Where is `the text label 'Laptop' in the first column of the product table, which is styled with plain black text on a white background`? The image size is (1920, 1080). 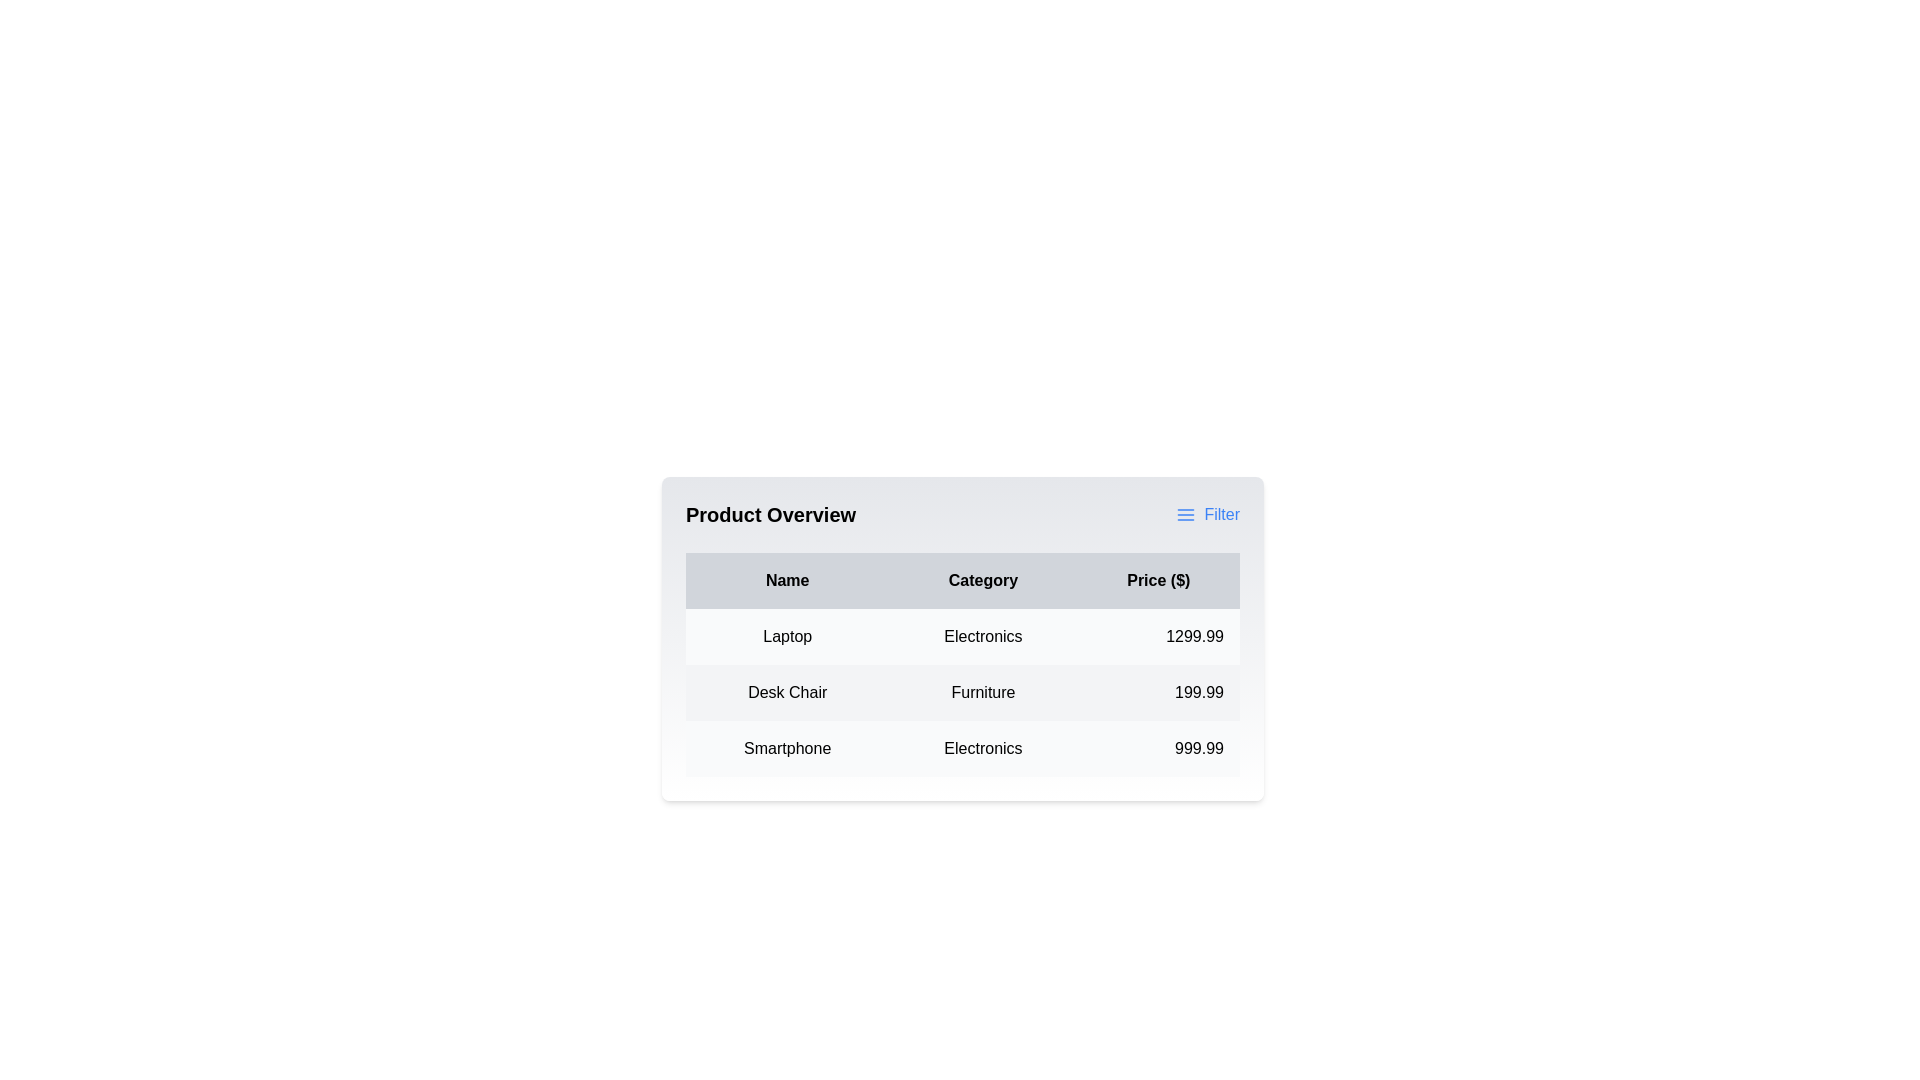 the text label 'Laptop' in the first column of the product table, which is styled with plain black text on a white background is located at coordinates (786, 636).